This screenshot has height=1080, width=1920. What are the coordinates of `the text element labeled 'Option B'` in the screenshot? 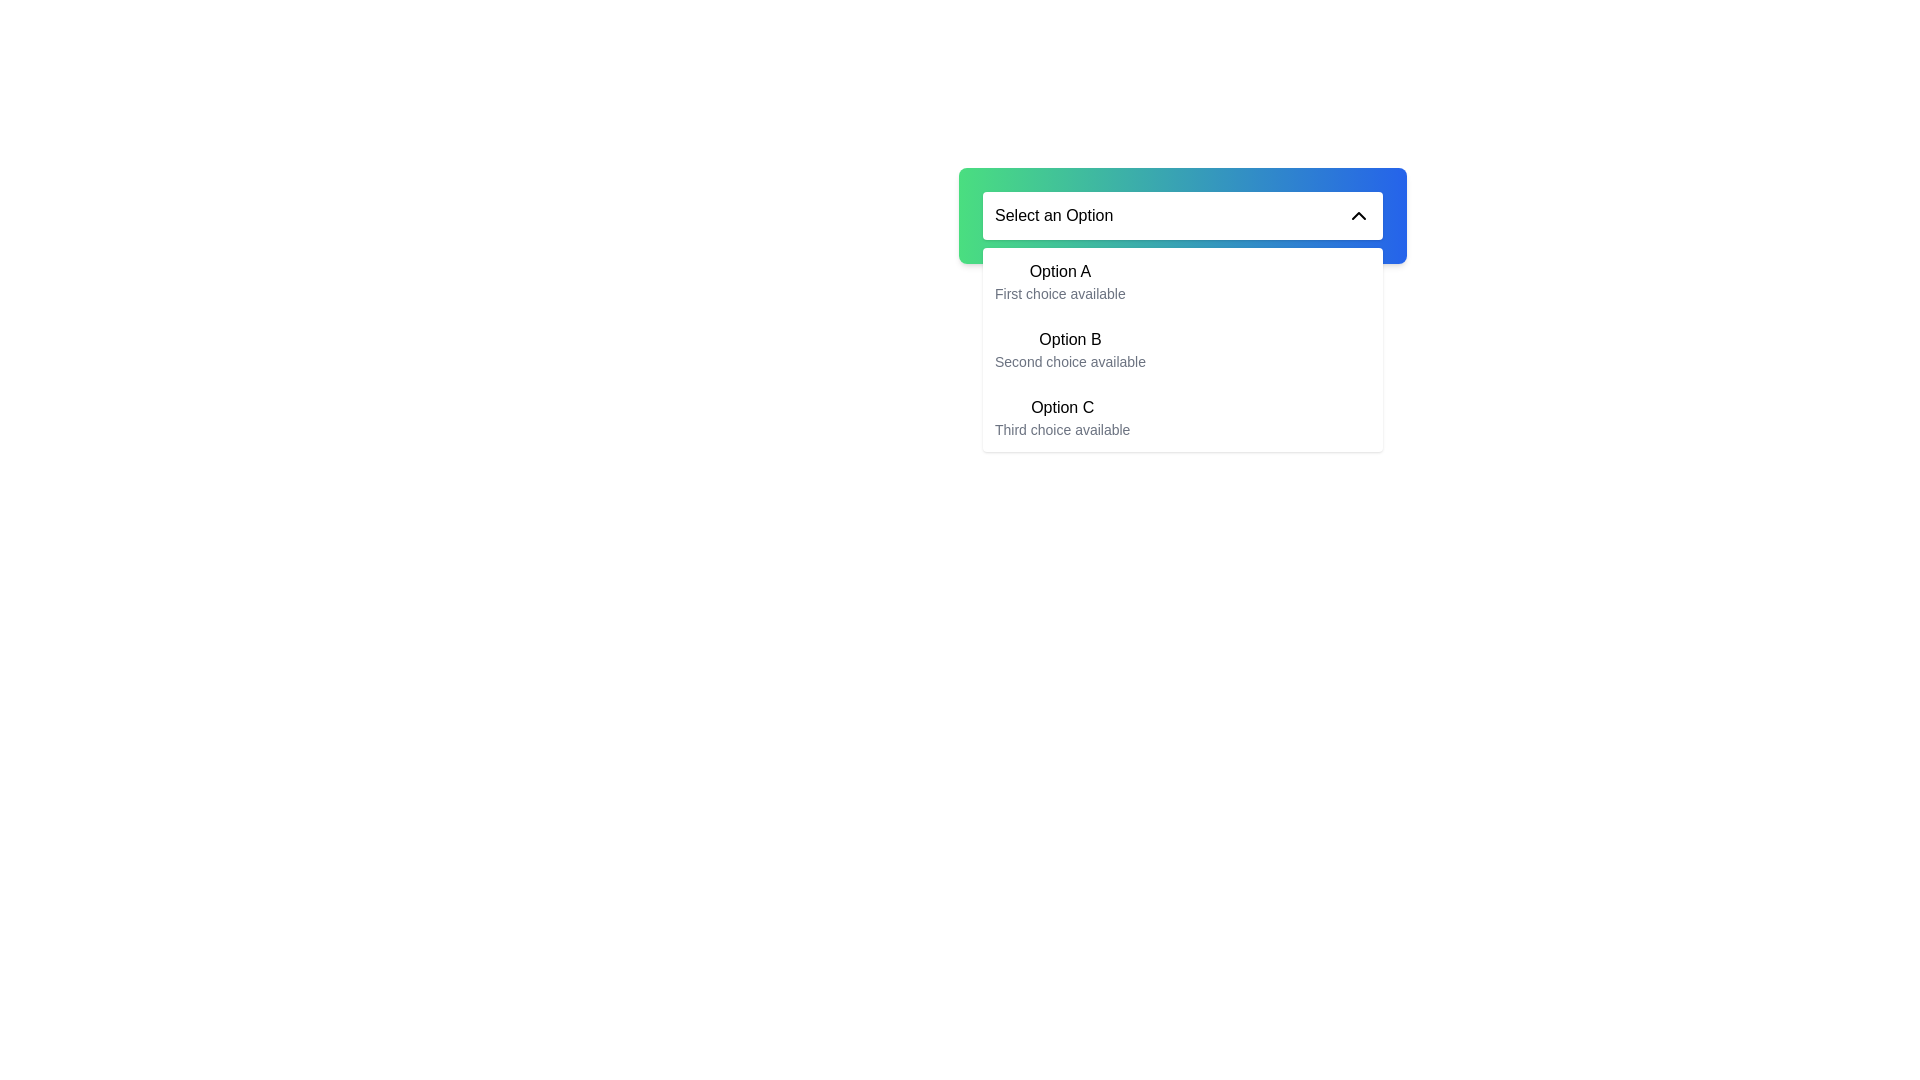 It's located at (1069, 338).